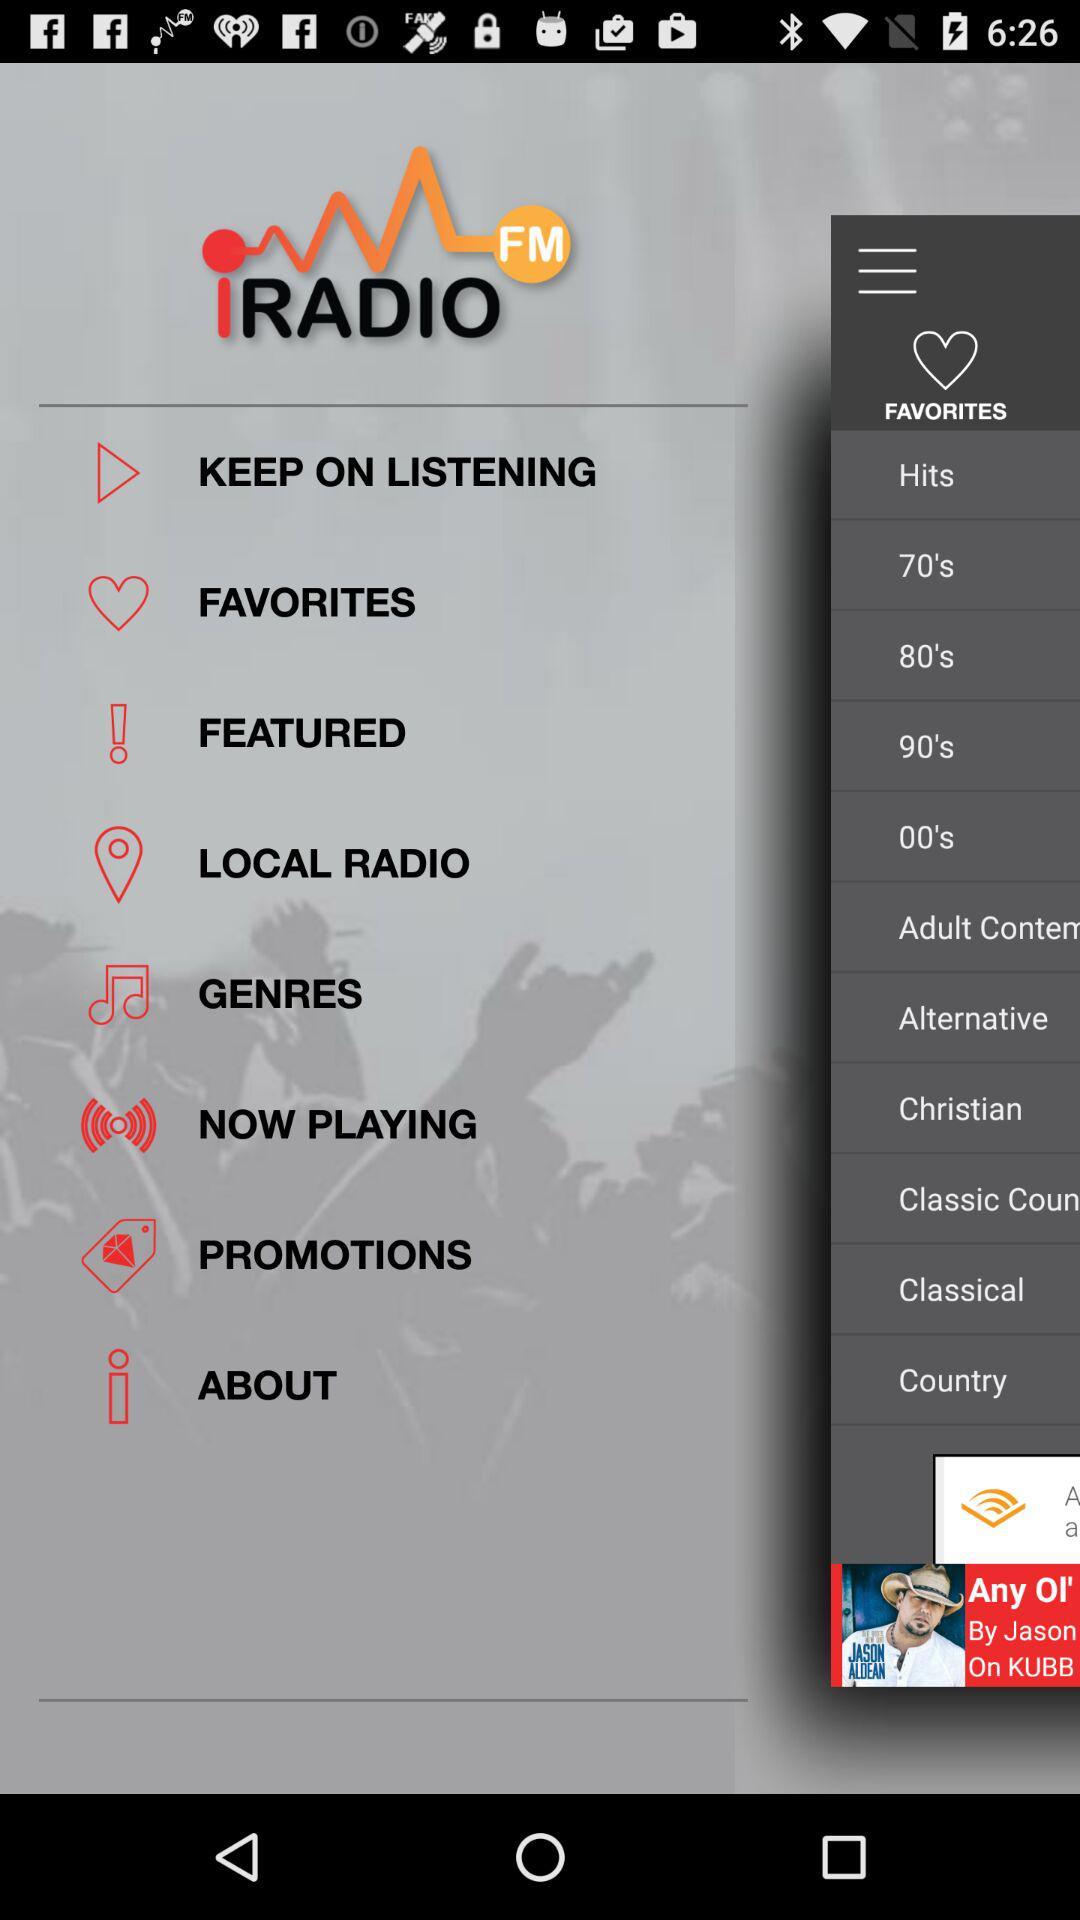 This screenshot has width=1080, height=1920. Describe the element at coordinates (982, 1106) in the screenshot. I see `christian` at that location.